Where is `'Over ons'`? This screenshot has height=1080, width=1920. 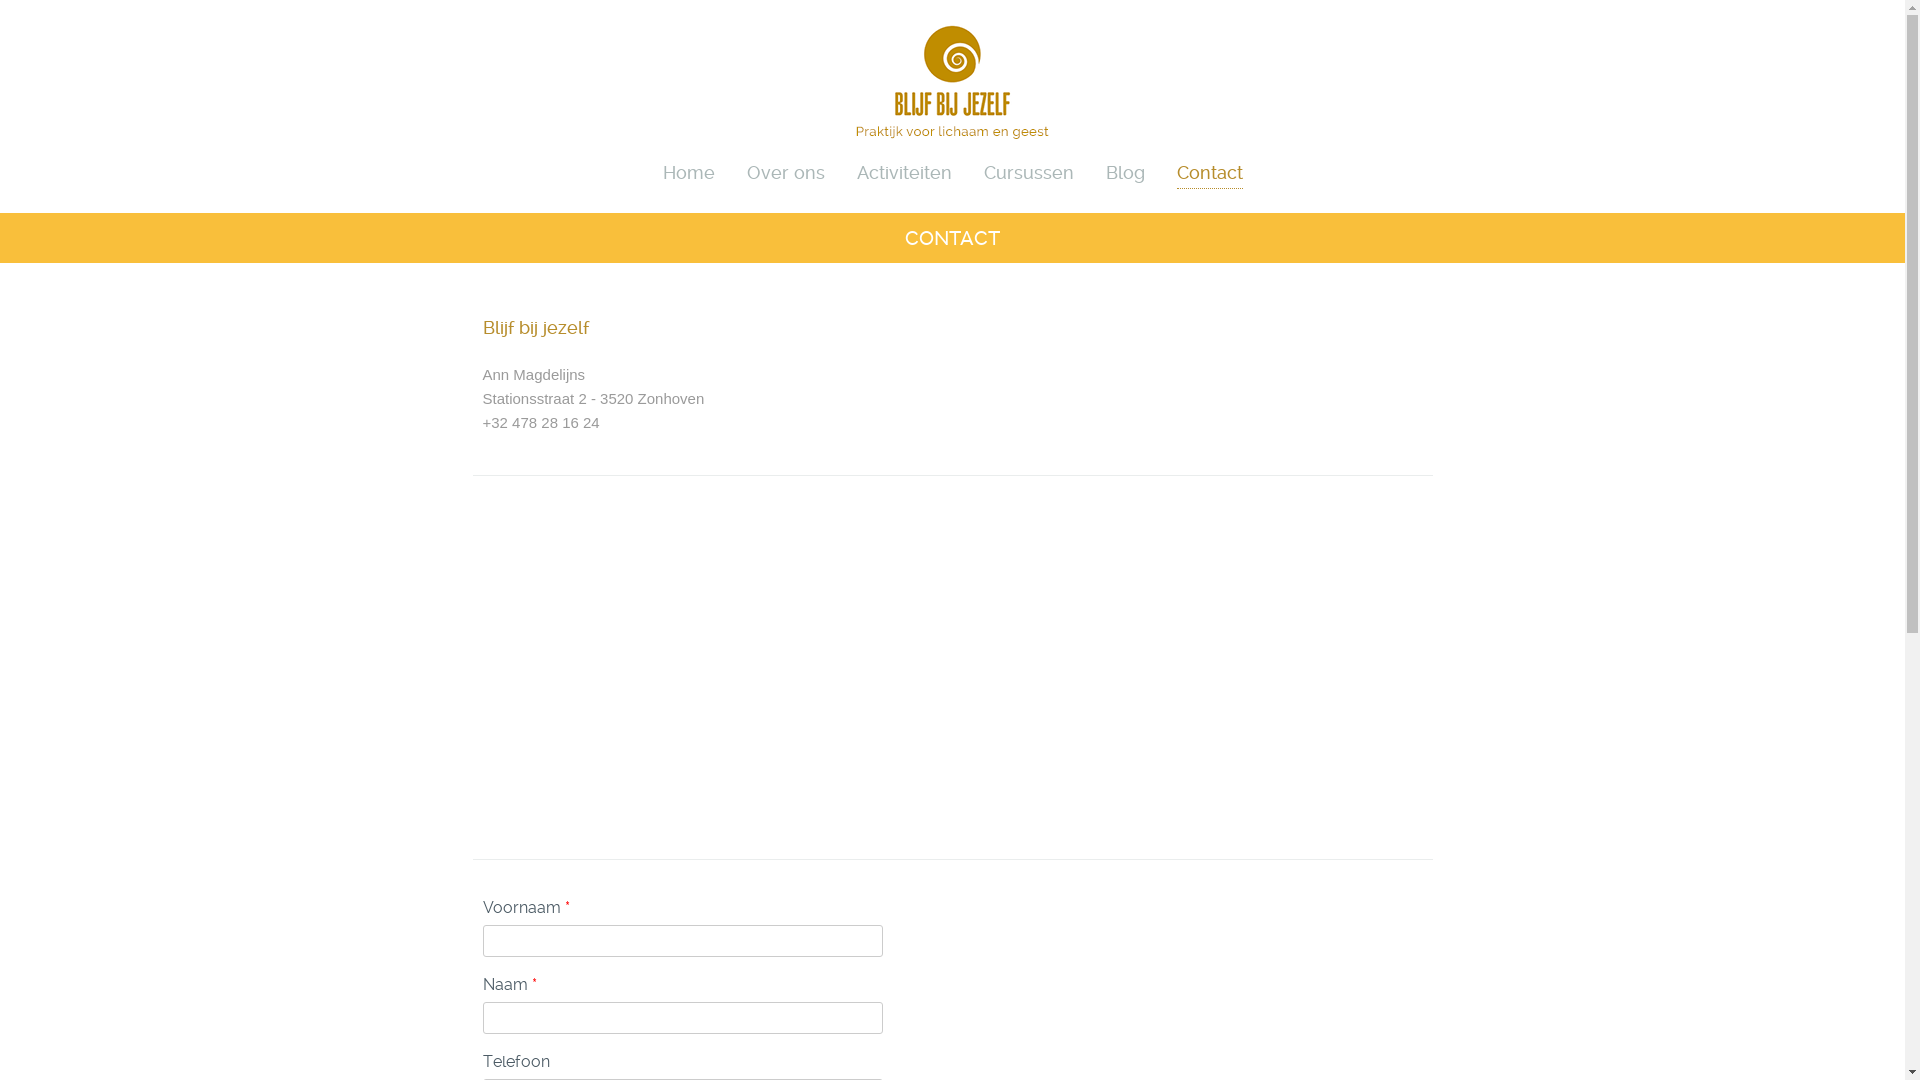 'Over ons' is located at coordinates (784, 169).